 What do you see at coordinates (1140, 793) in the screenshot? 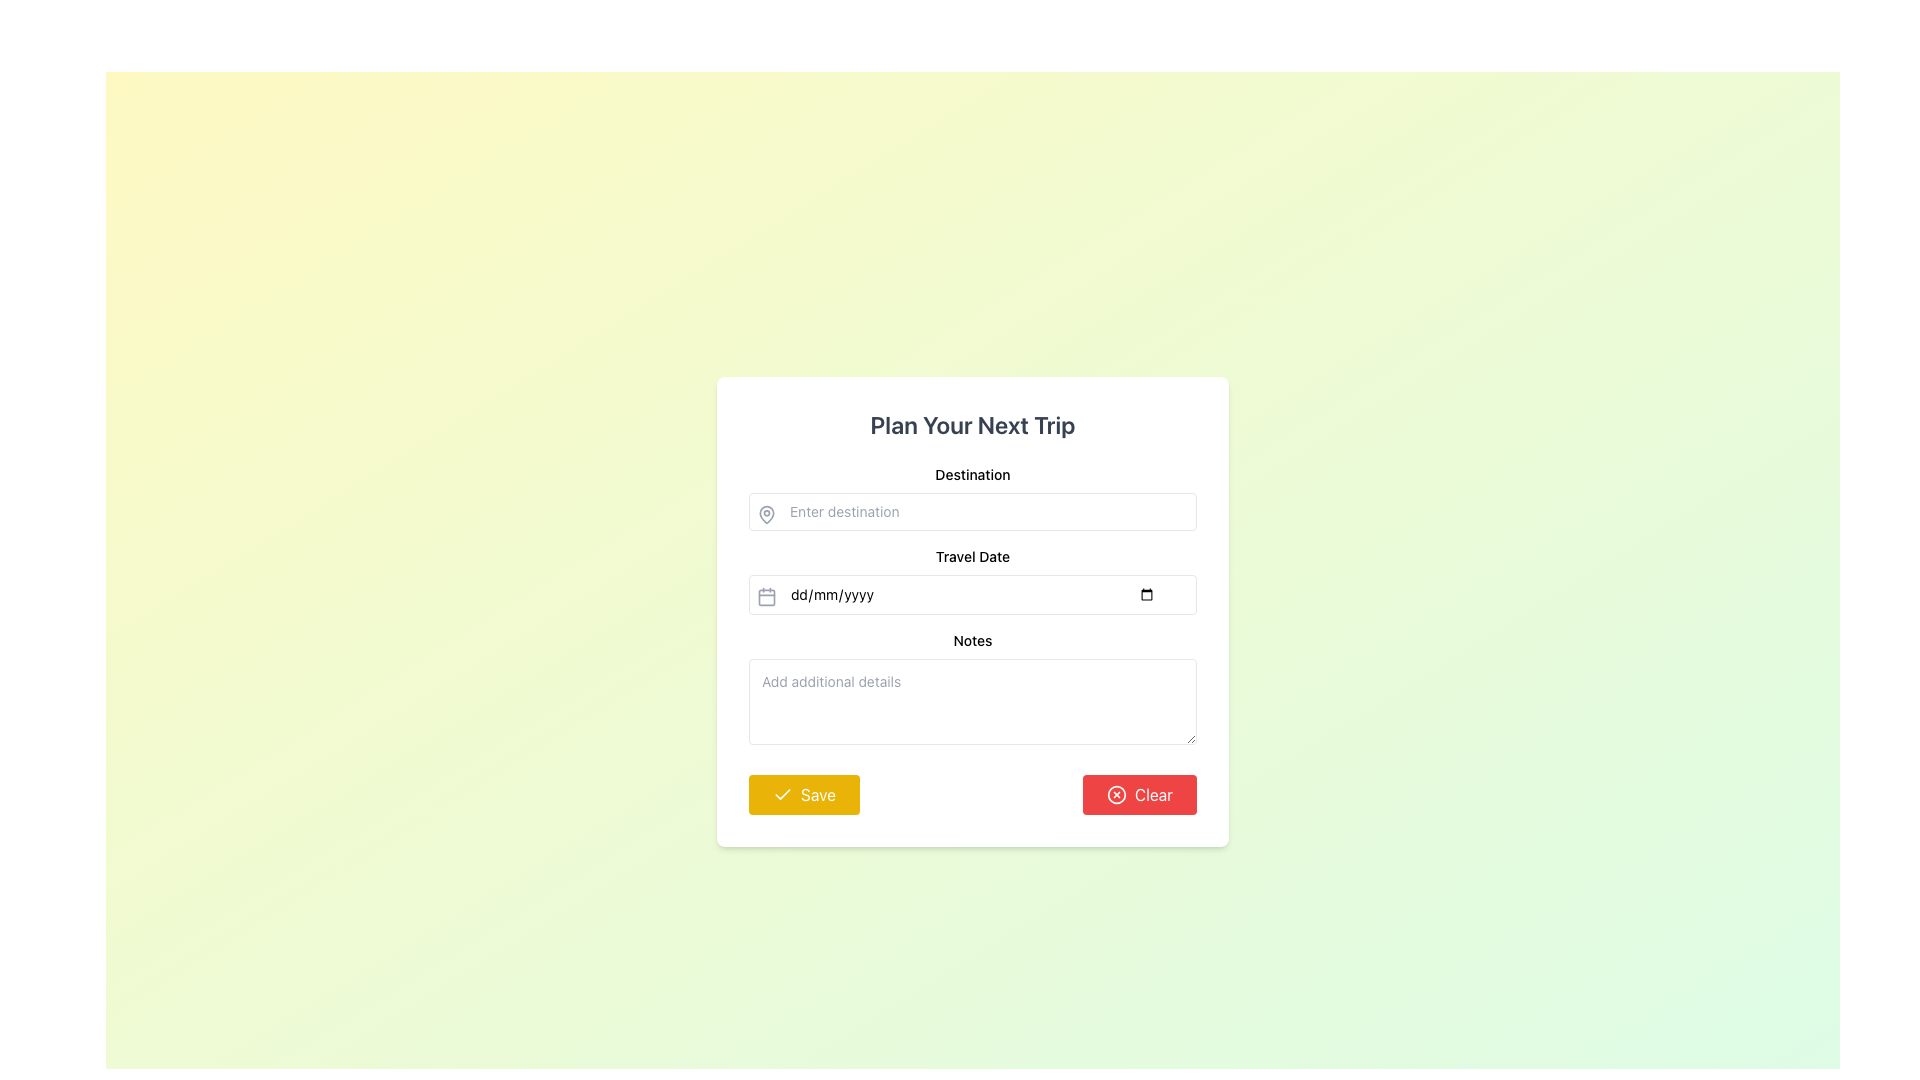
I see `the 'Clear' button located at the bottom-right corner of the form interface to reset the input fields` at bounding box center [1140, 793].